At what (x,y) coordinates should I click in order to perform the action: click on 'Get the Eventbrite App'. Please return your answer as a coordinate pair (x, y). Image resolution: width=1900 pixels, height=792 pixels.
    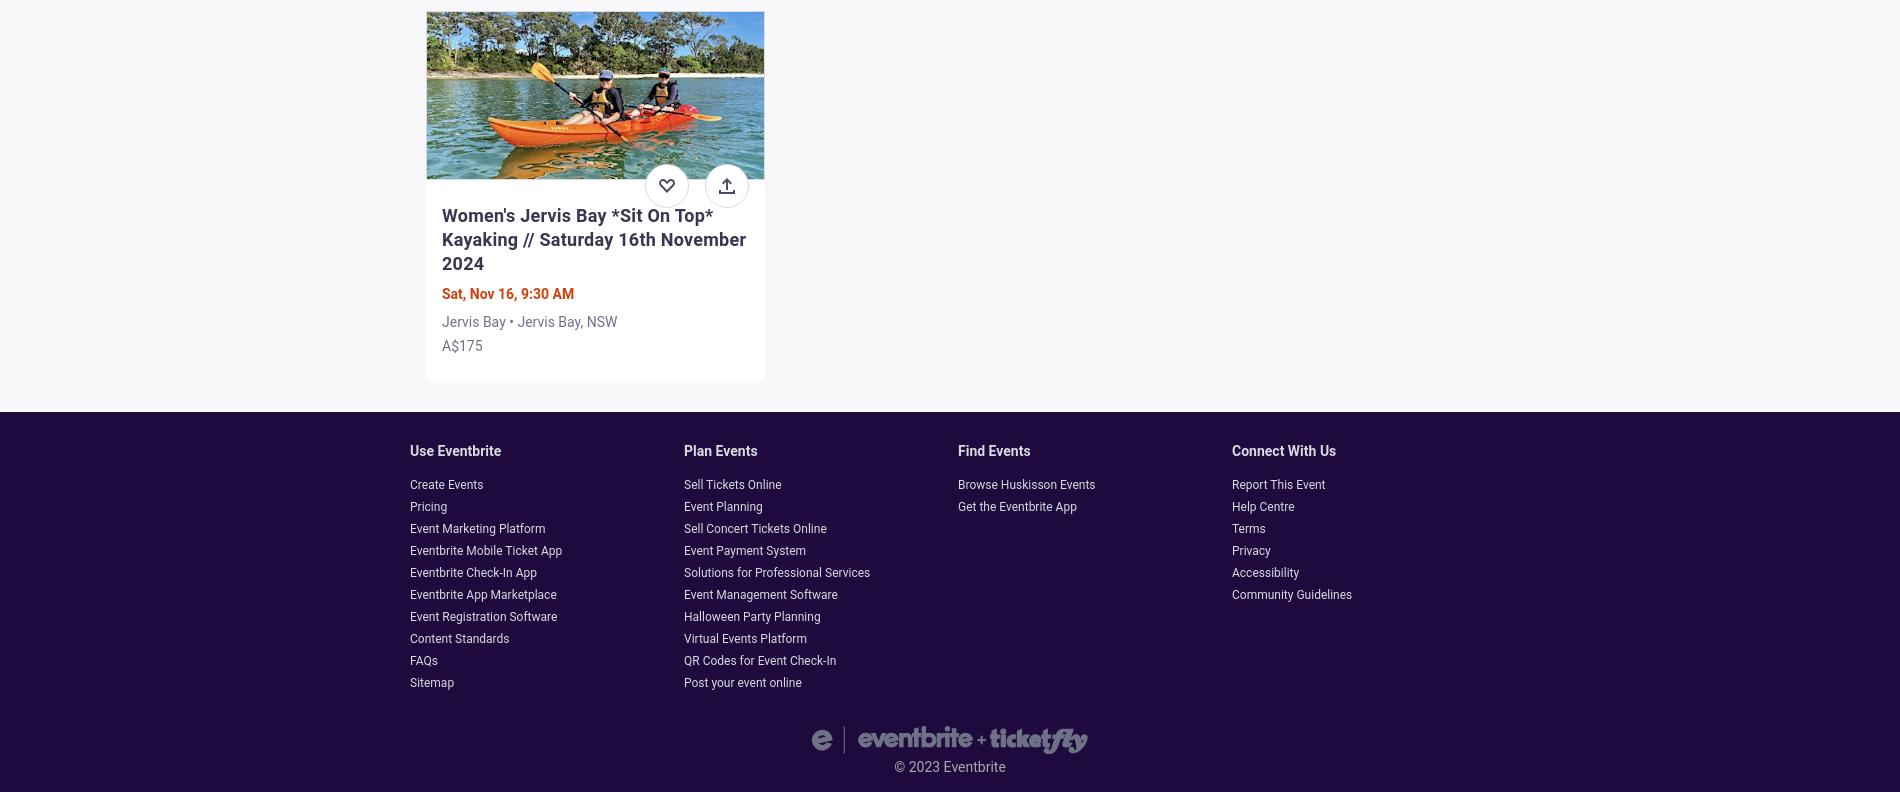
    Looking at the image, I should click on (1017, 506).